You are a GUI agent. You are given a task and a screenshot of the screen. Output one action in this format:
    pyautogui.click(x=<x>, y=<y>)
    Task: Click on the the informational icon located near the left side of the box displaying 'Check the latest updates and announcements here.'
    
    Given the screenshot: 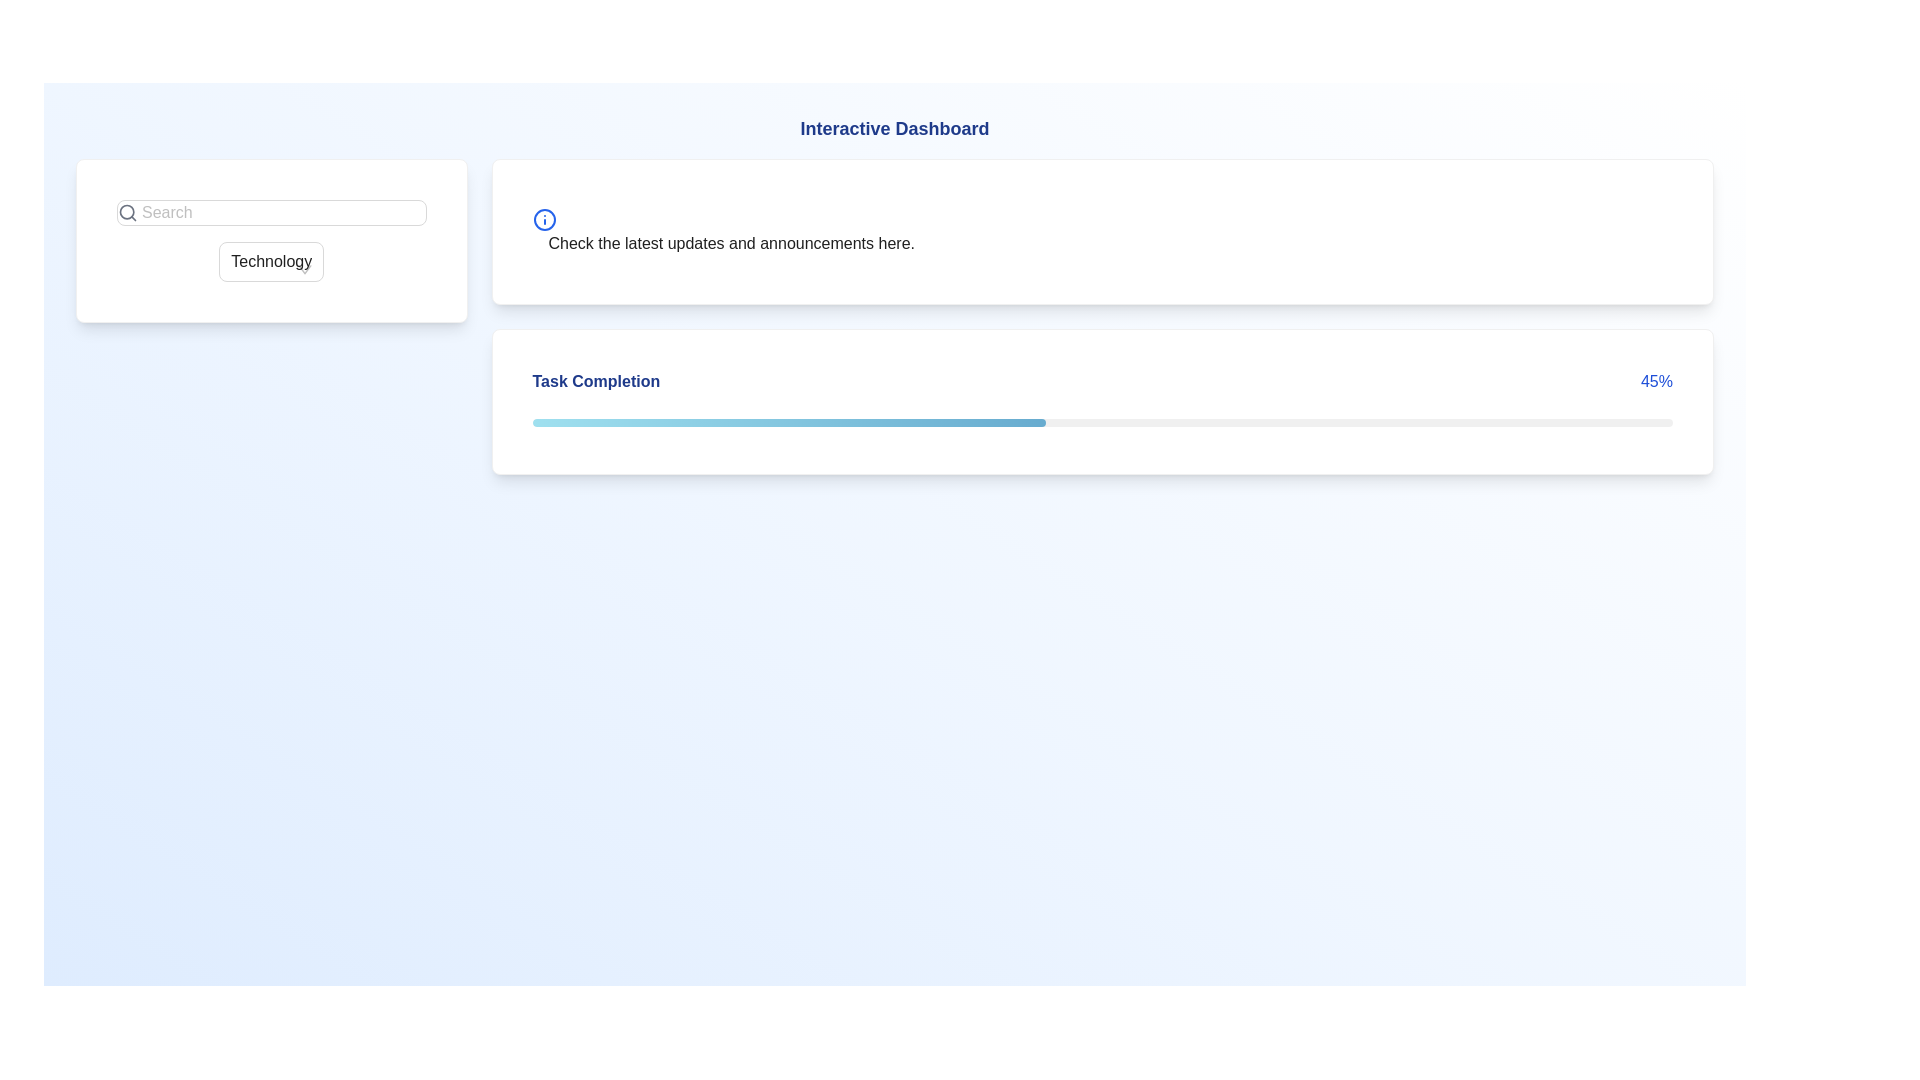 What is the action you would take?
    pyautogui.click(x=544, y=219)
    